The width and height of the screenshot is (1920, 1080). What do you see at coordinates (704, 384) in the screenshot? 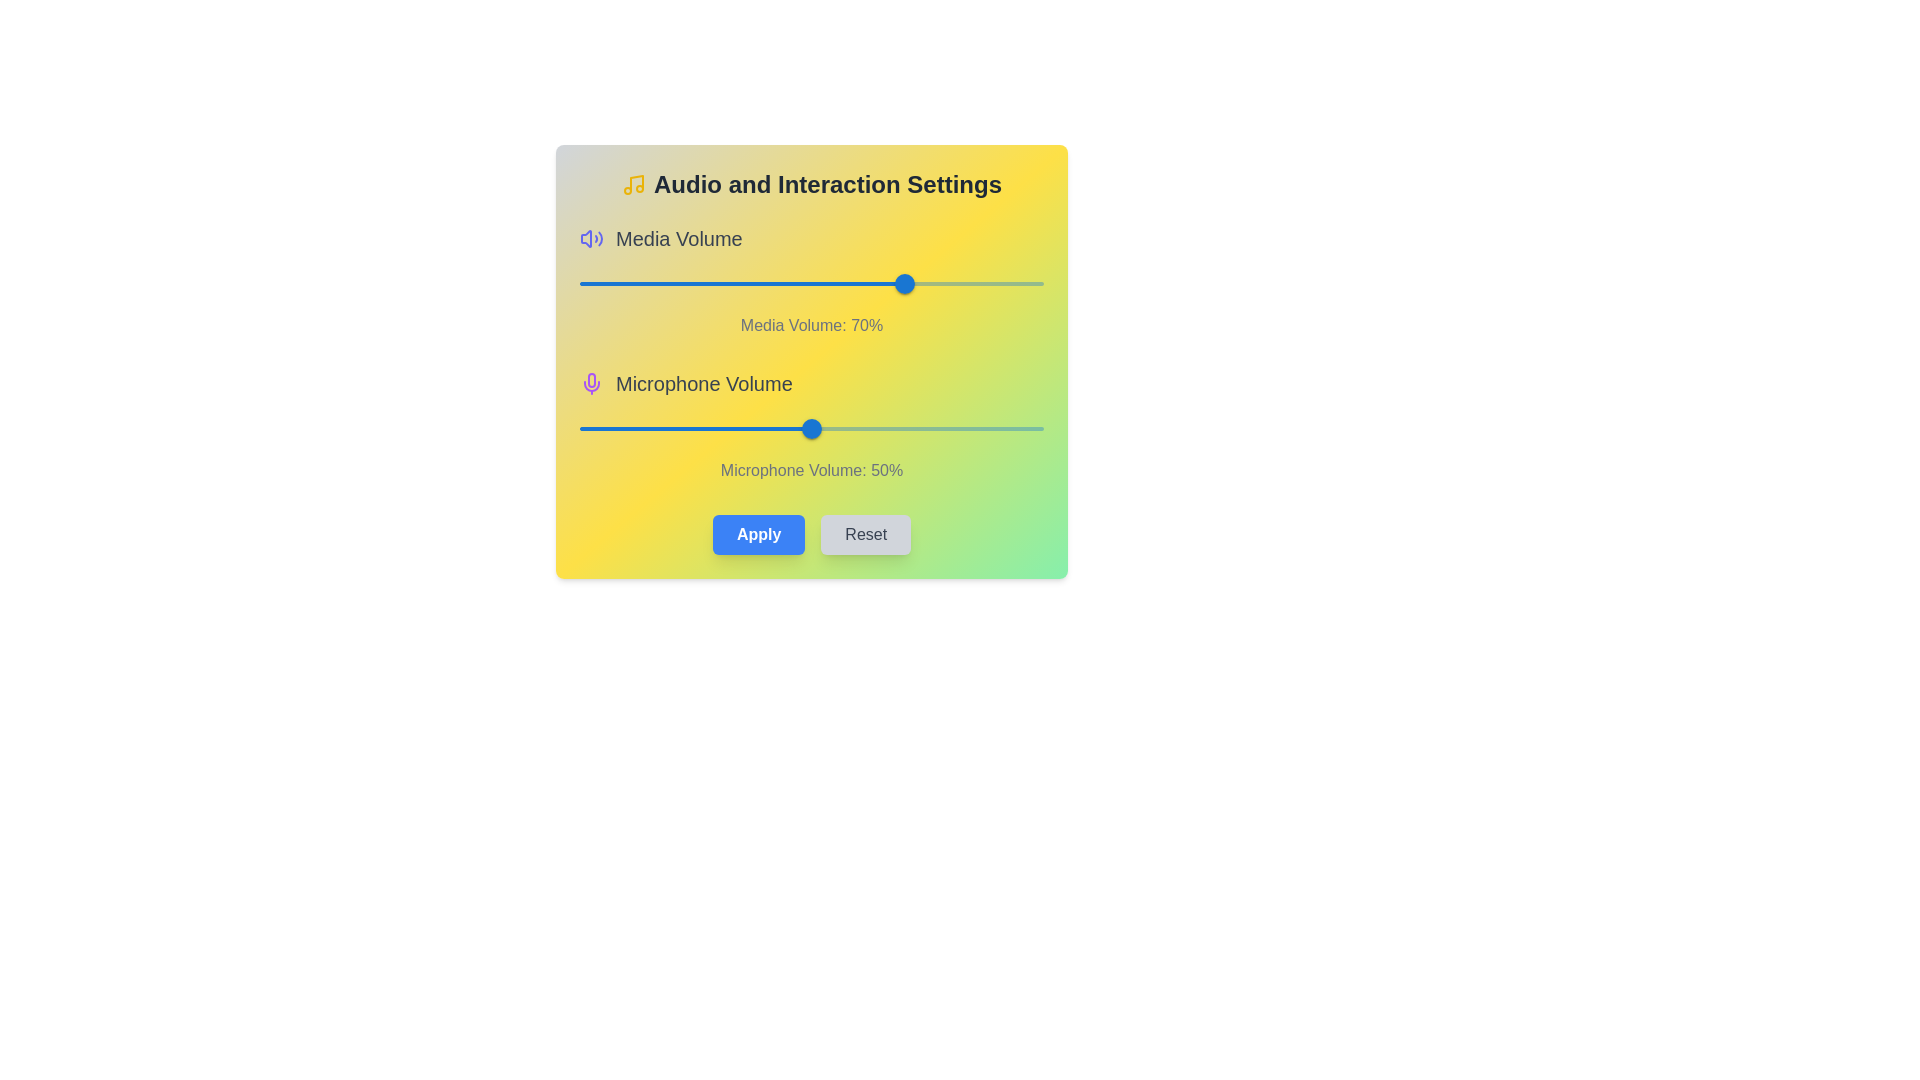
I see `the label for the microphone volume adjustment section, which is located to the right of a purple microphone icon in the settings menu` at bounding box center [704, 384].